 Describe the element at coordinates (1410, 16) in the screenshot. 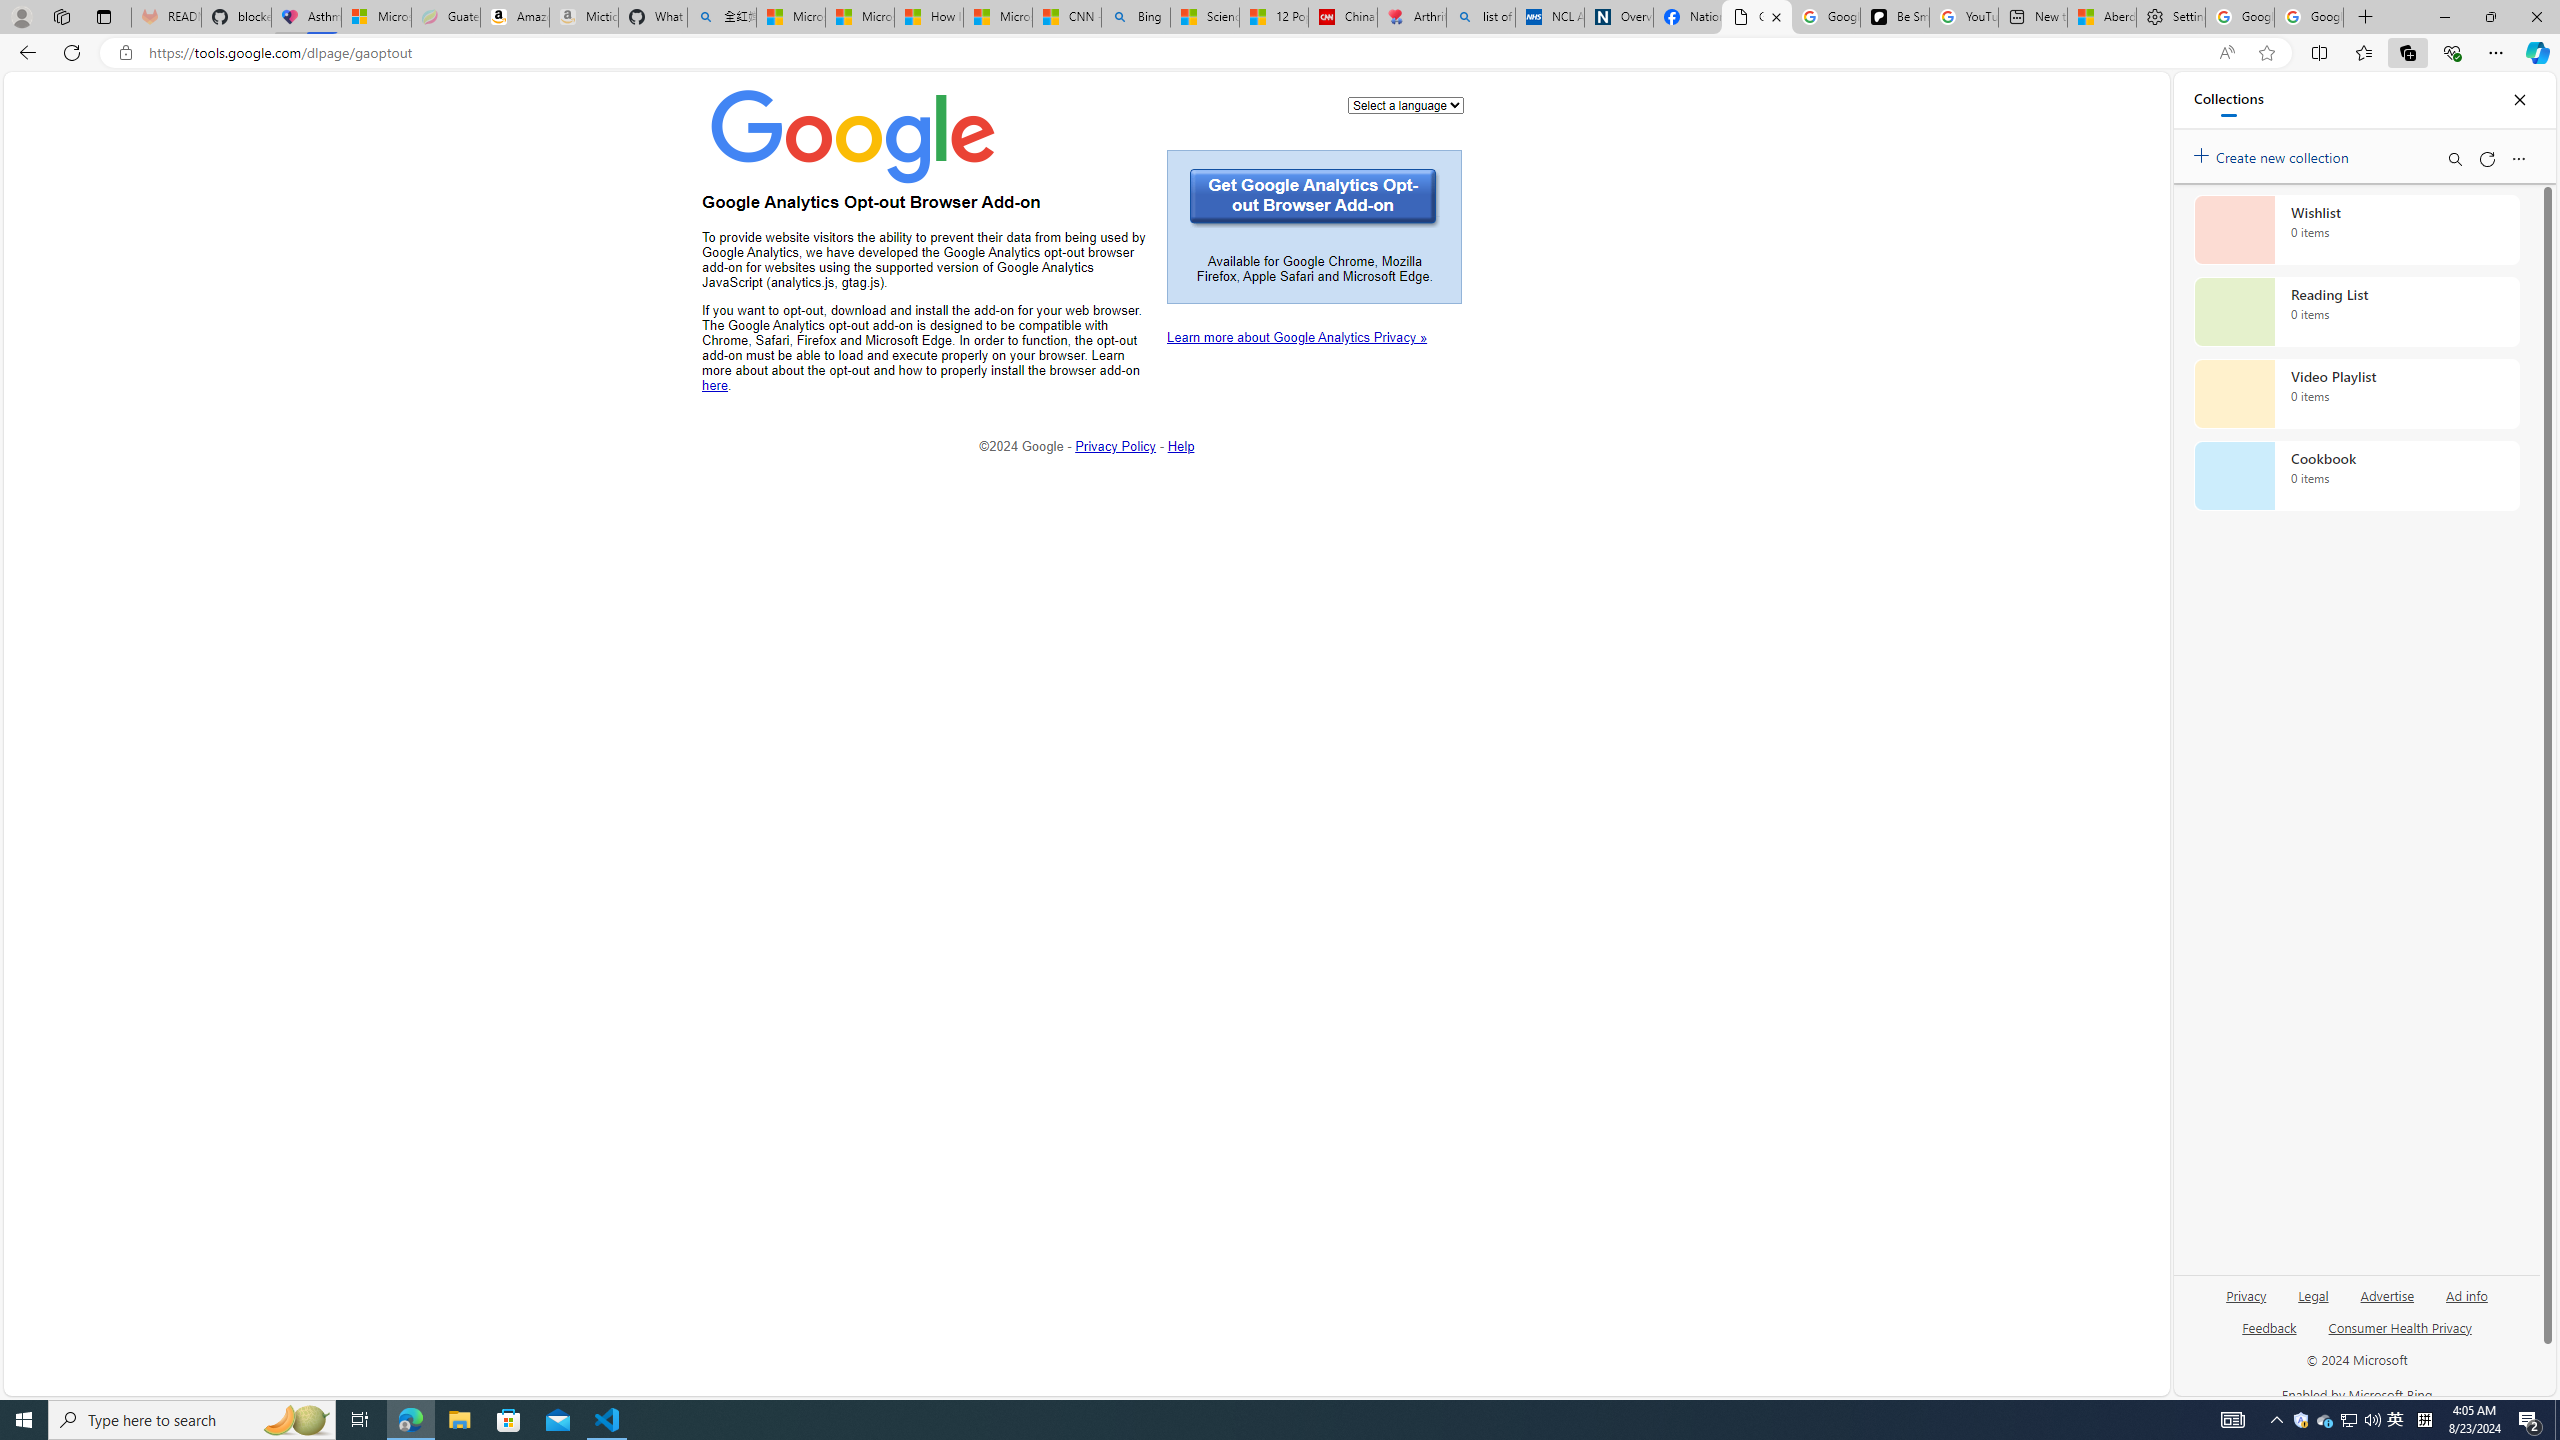

I see `'Arthritis: Ask Health Professionals'` at that location.